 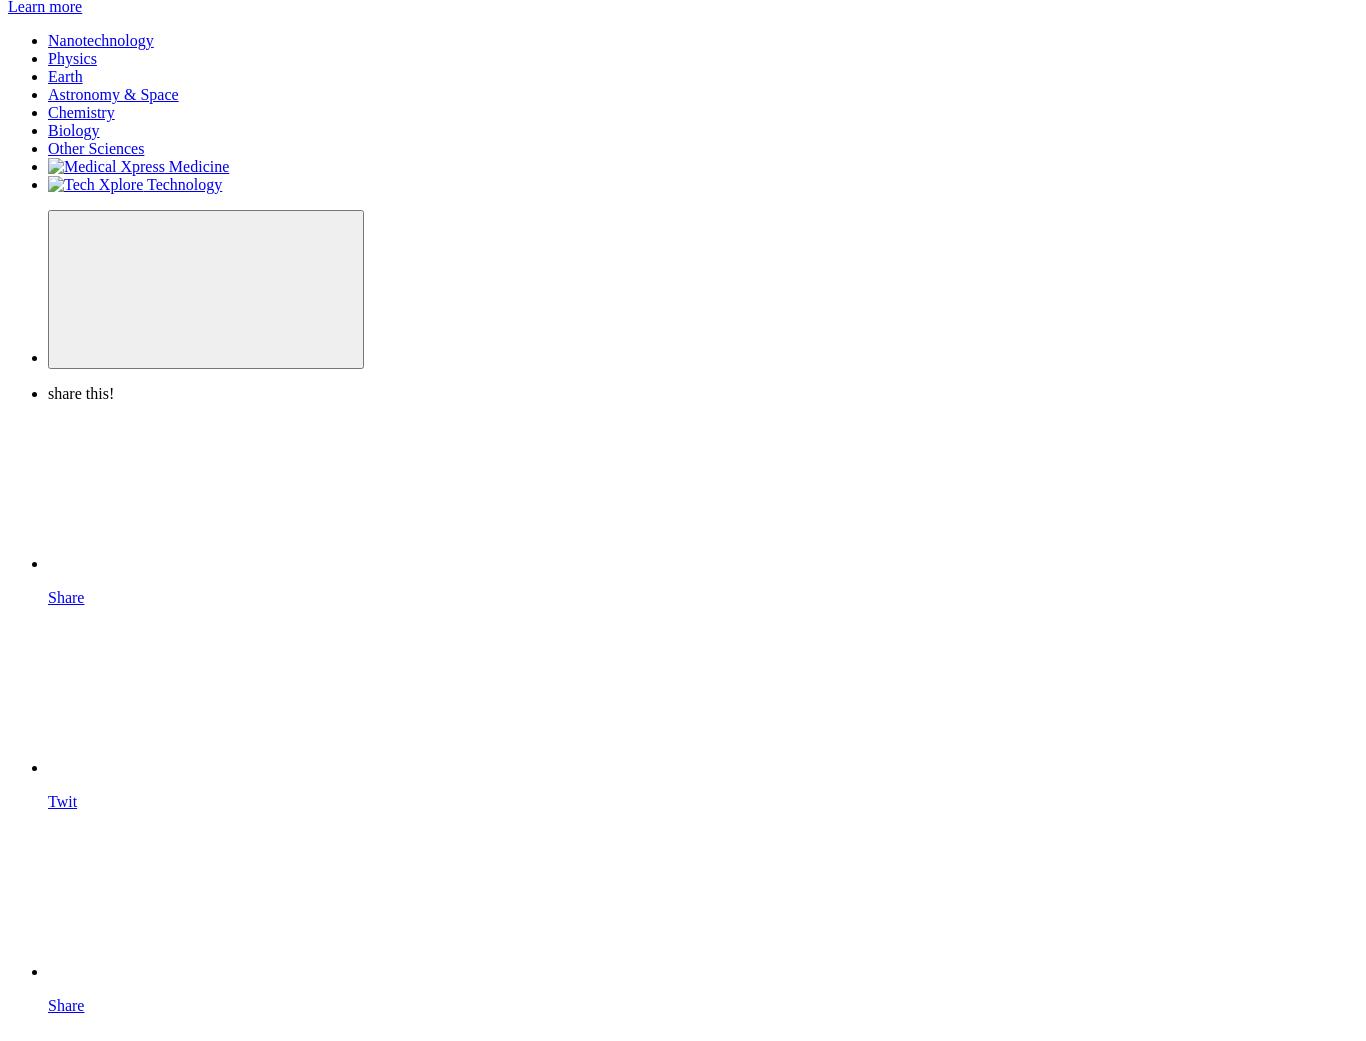 I want to click on 'Astronomy & Space', so click(x=47, y=93).